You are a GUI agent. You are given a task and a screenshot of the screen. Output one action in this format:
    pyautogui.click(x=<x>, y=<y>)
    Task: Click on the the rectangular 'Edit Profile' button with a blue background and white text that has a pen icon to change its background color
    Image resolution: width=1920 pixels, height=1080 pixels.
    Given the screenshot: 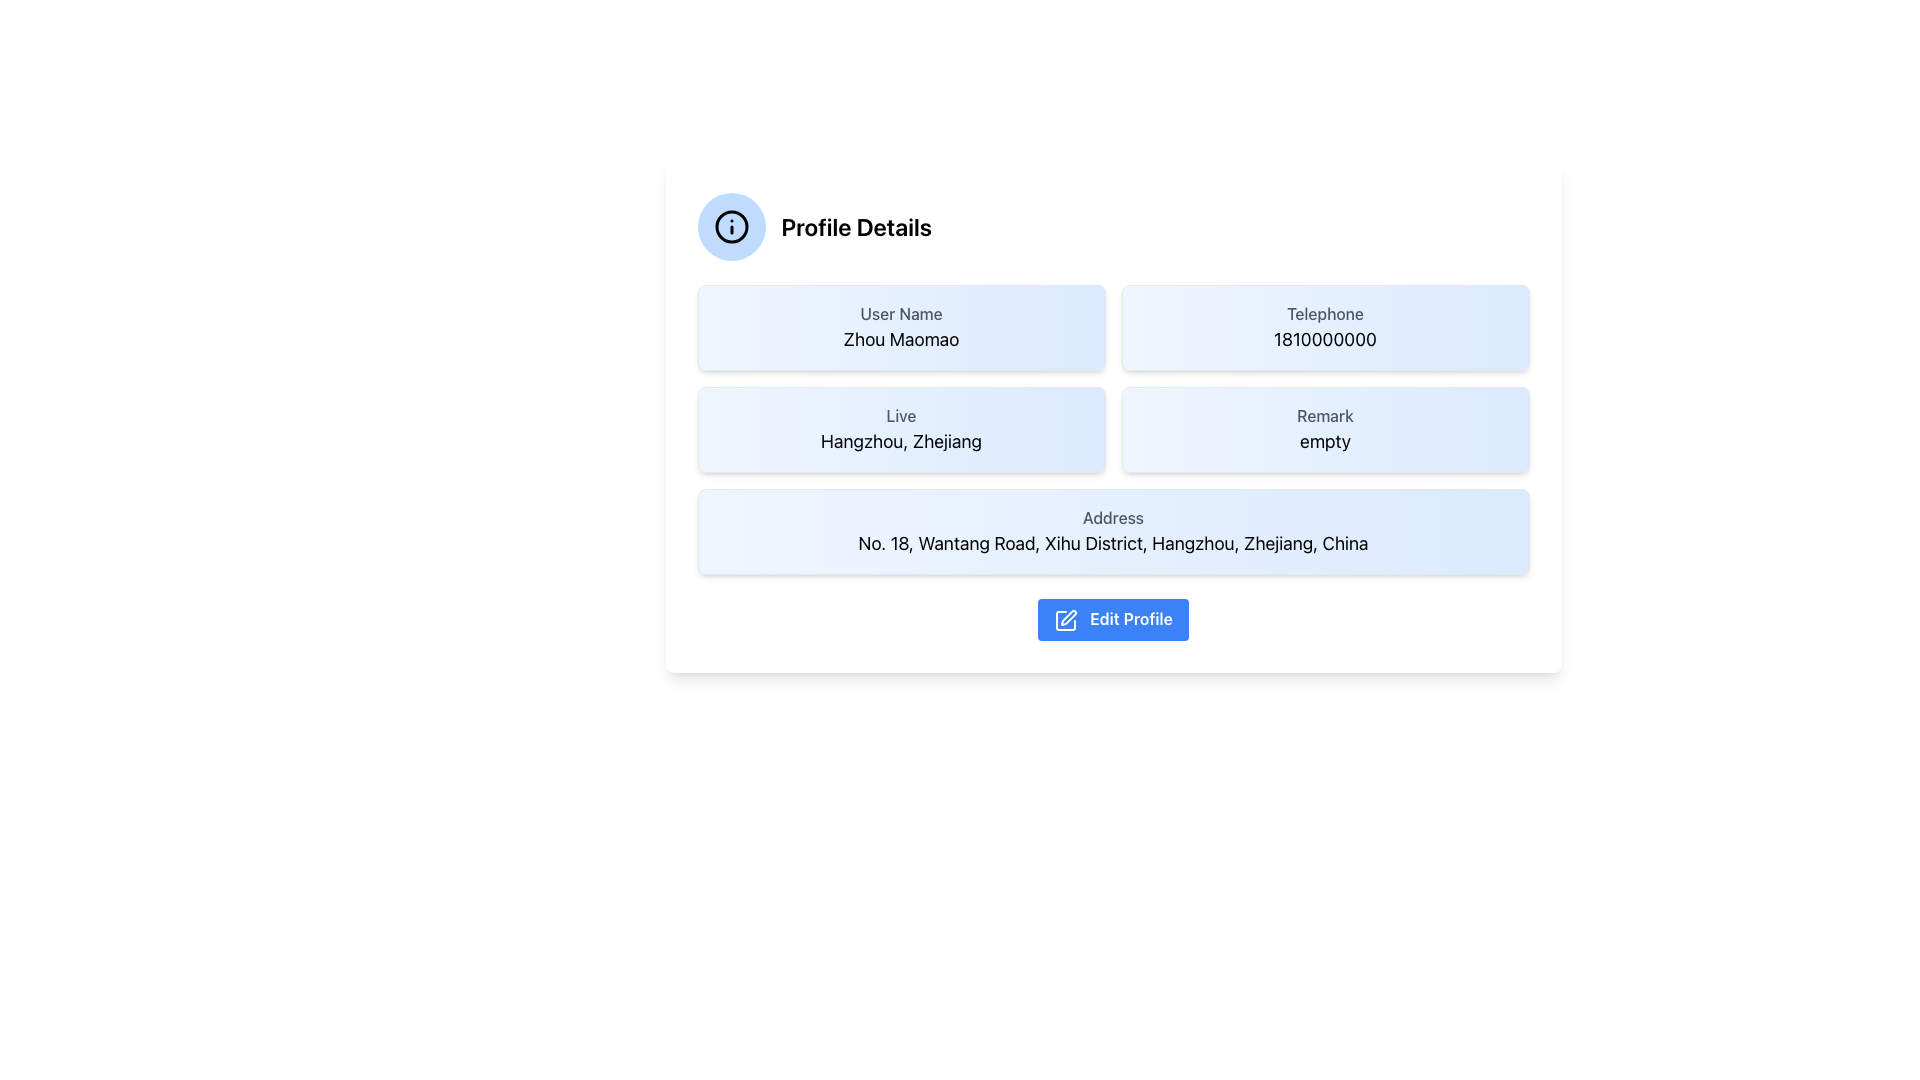 What is the action you would take?
    pyautogui.click(x=1112, y=618)
    